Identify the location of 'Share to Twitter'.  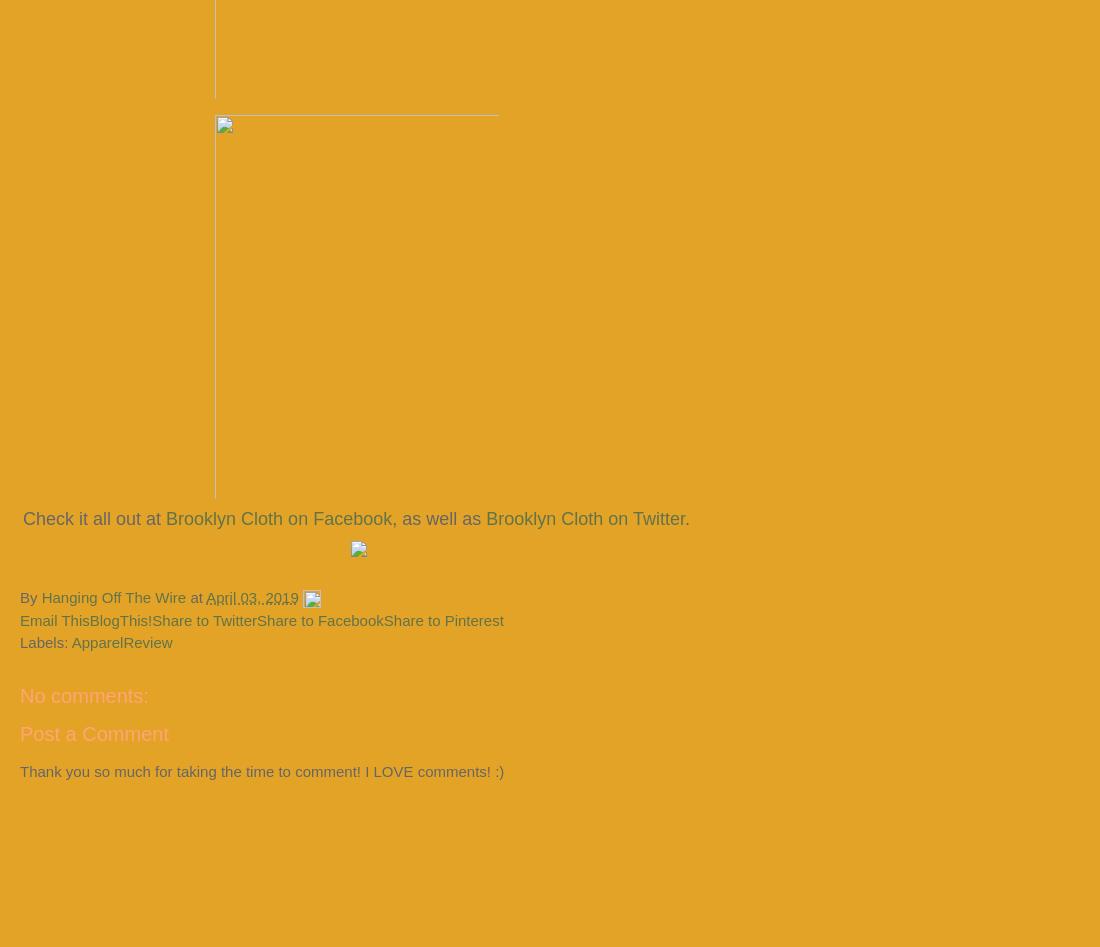
(203, 619).